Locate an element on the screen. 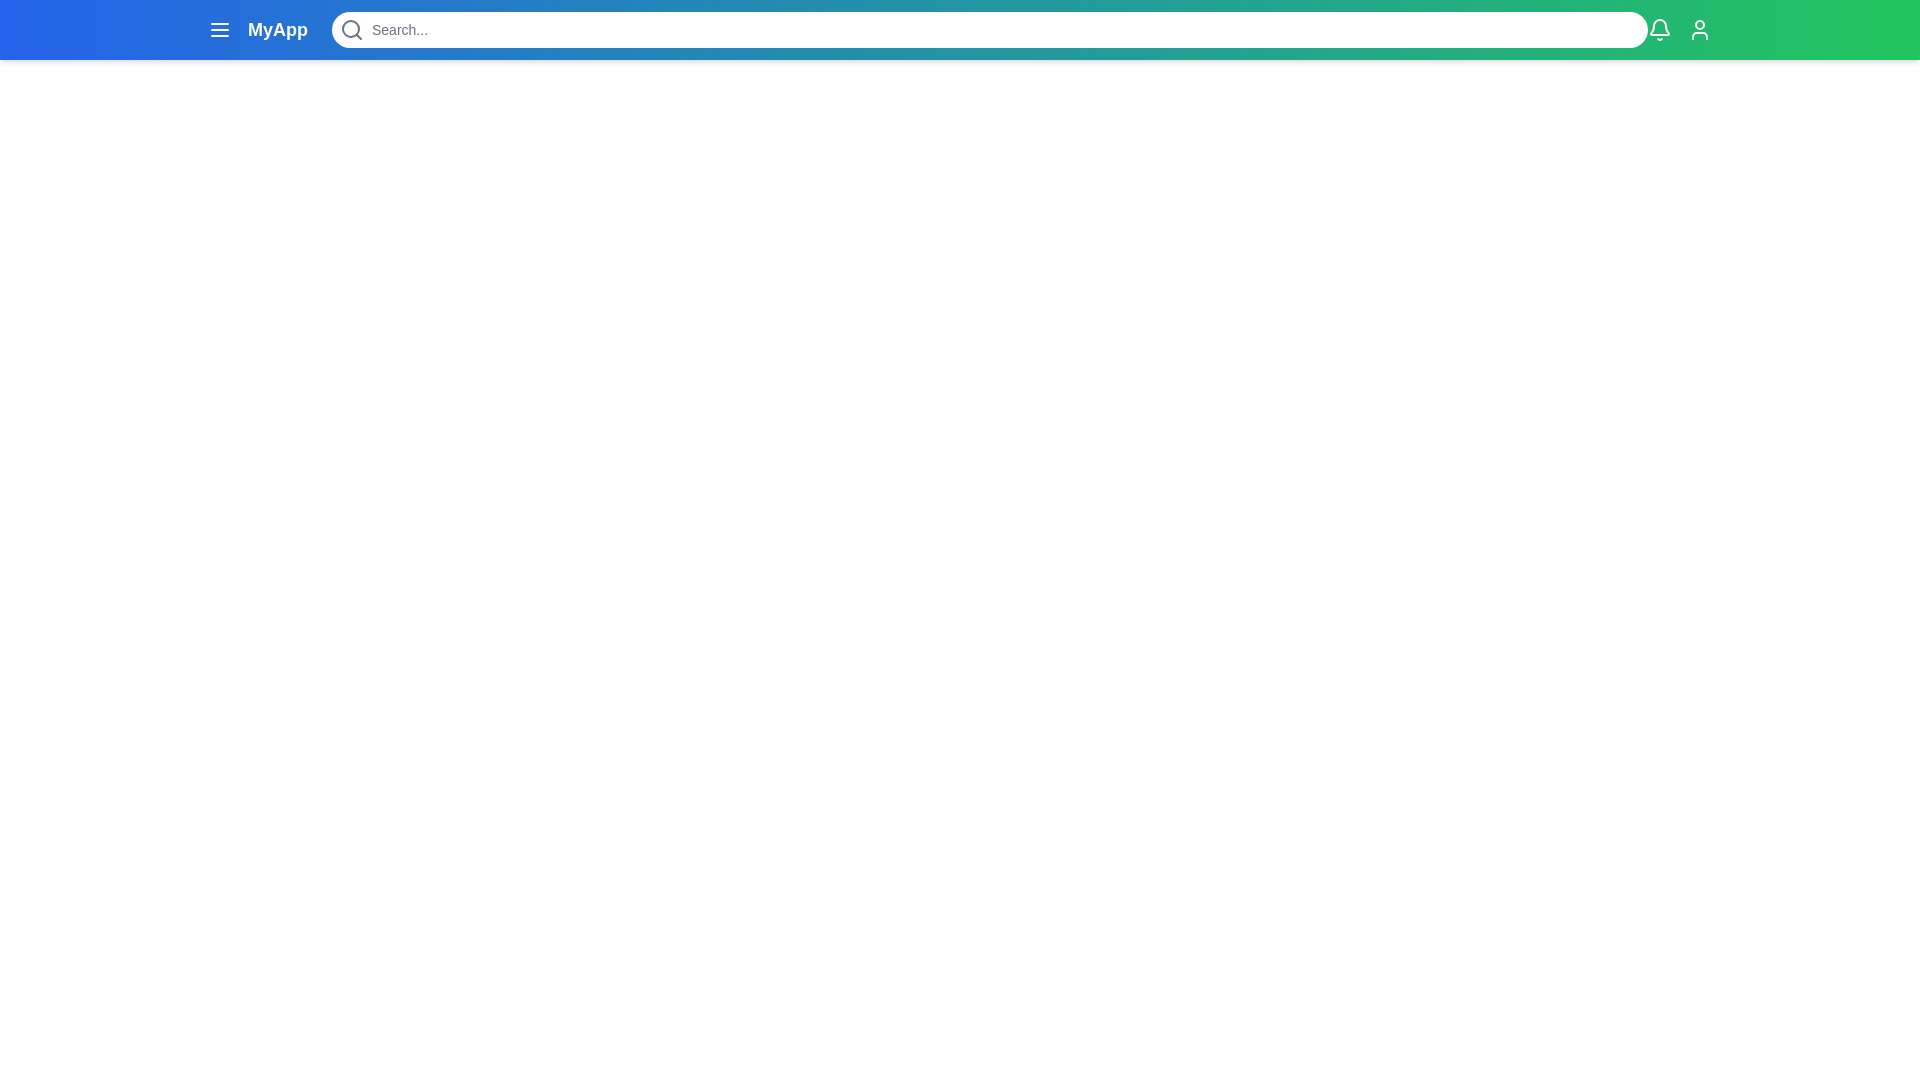 The width and height of the screenshot is (1920, 1080). the text label reading 'MyApp', which is styled in bold white font on a blue background, located to the right of the menu icon is located at coordinates (277, 30).